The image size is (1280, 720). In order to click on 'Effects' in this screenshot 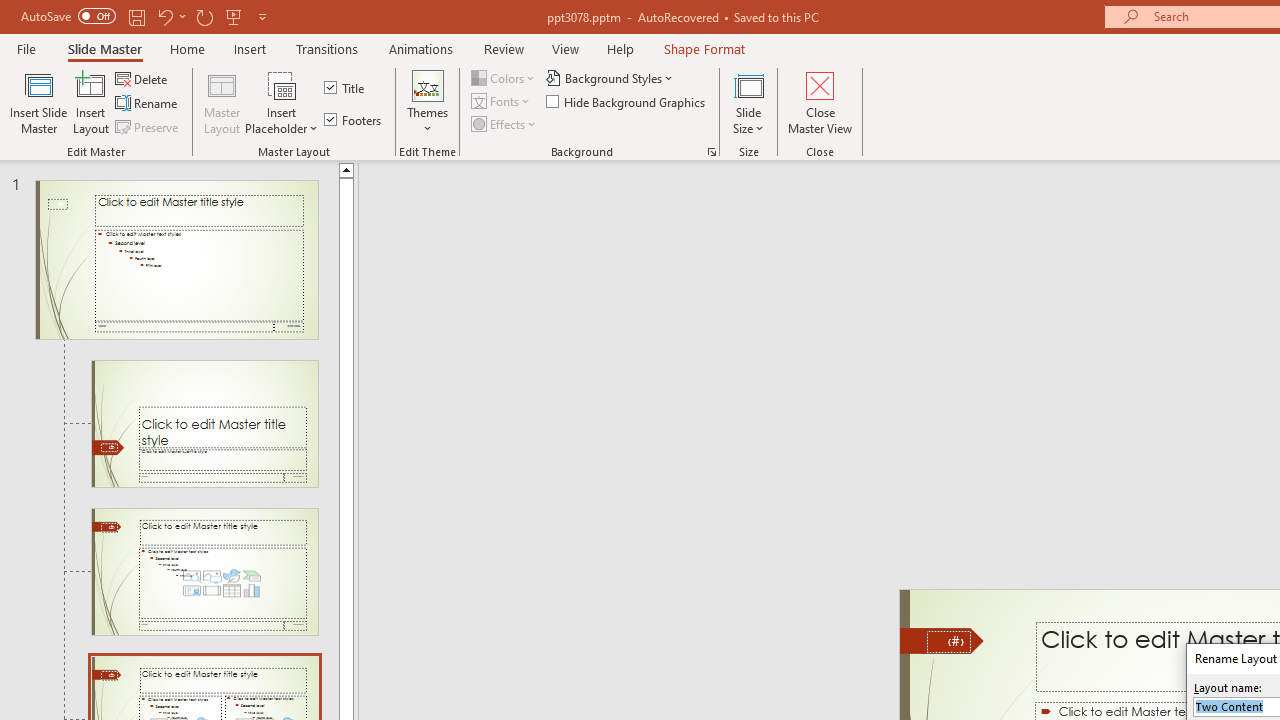, I will do `click(505, 124)`.